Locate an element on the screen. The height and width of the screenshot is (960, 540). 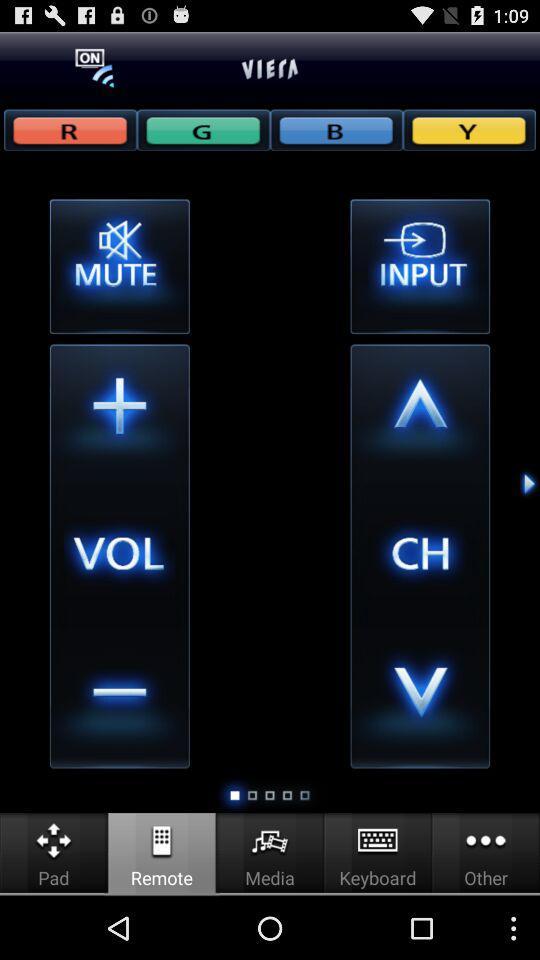
channel up is located at coordinates (419, 413).